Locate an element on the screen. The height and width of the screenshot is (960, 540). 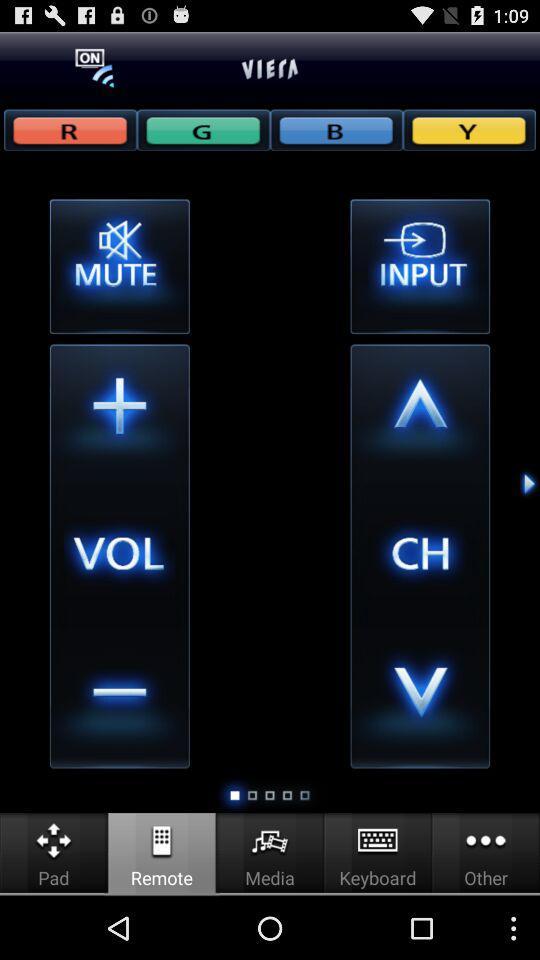
channel up is located at coordinates (419, 413).